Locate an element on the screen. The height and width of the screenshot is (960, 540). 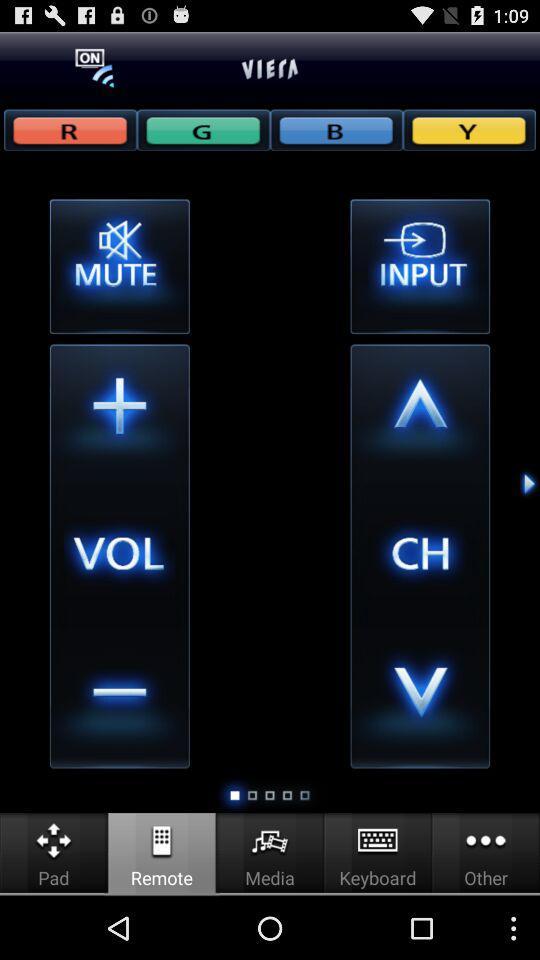
channel up is located at coordinates (419, 413).